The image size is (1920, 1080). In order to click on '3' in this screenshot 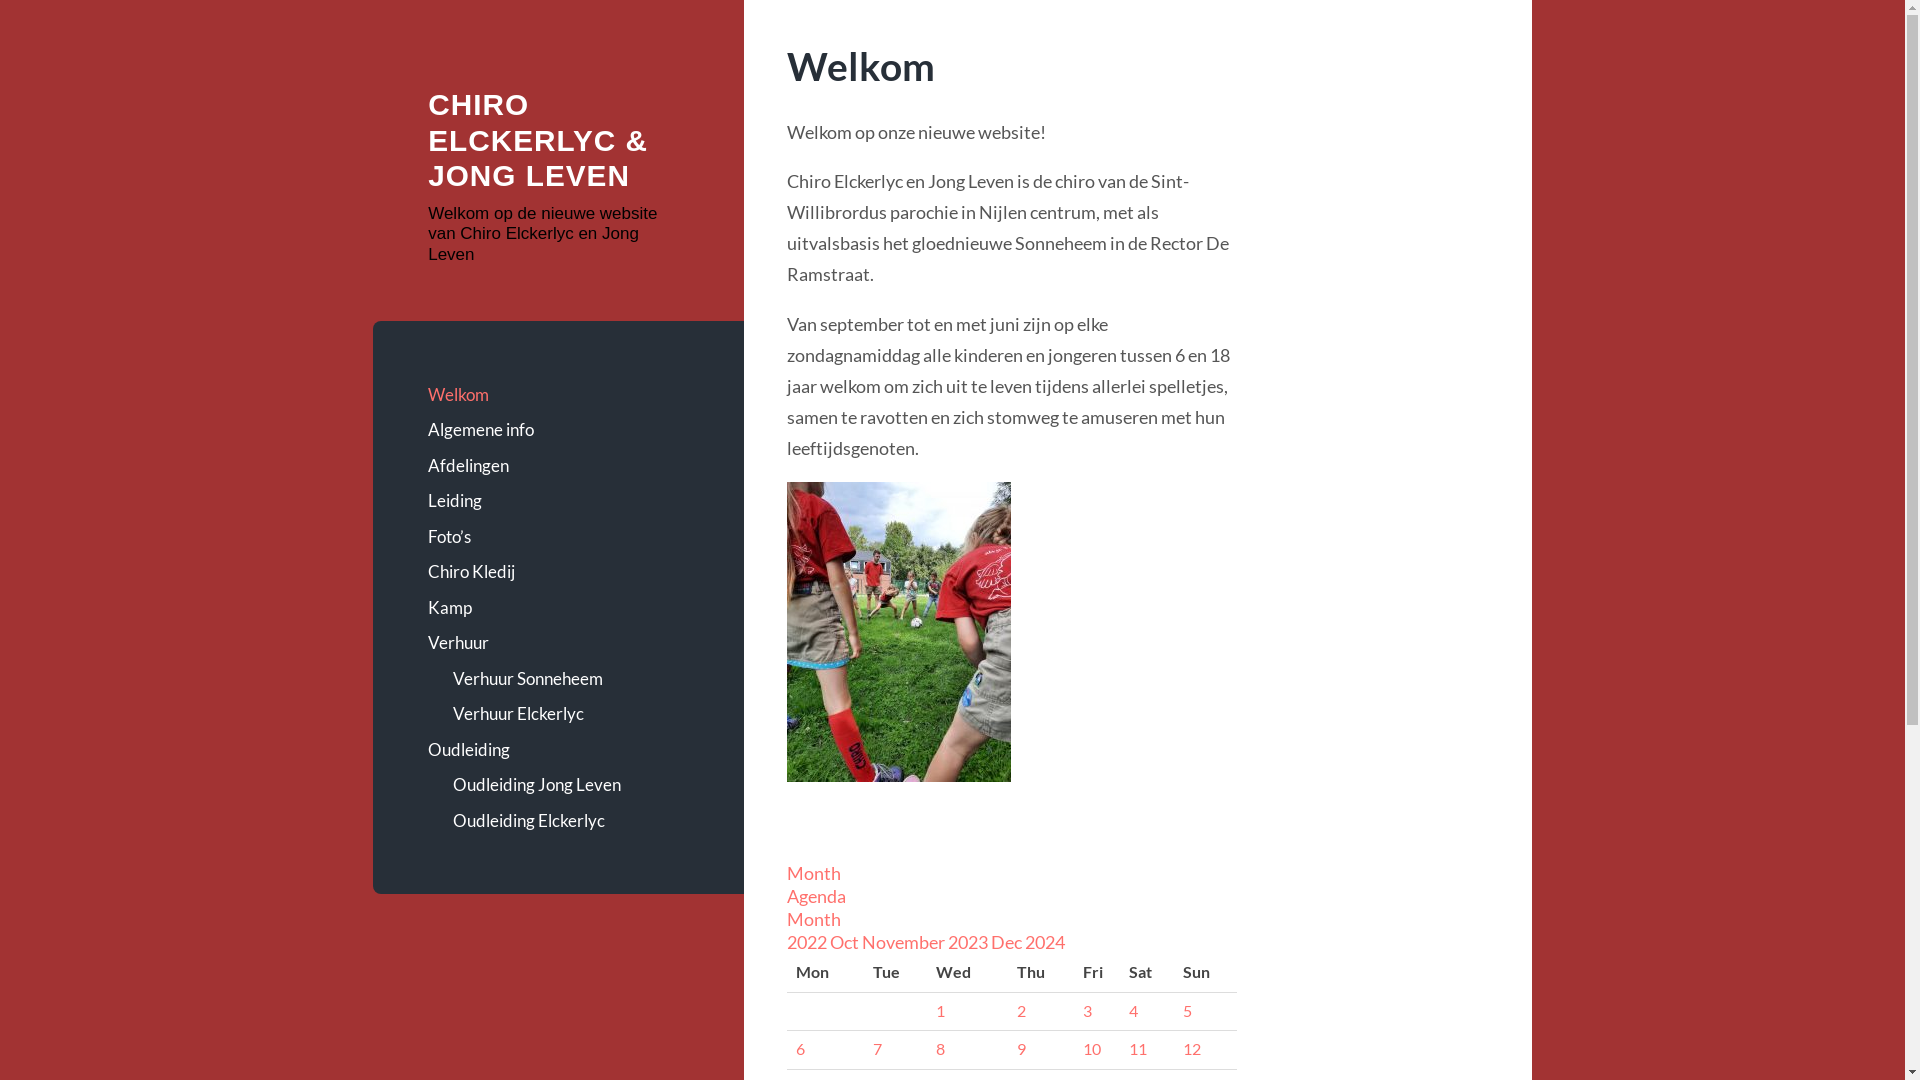, I will do `click(1082, 1010)`.